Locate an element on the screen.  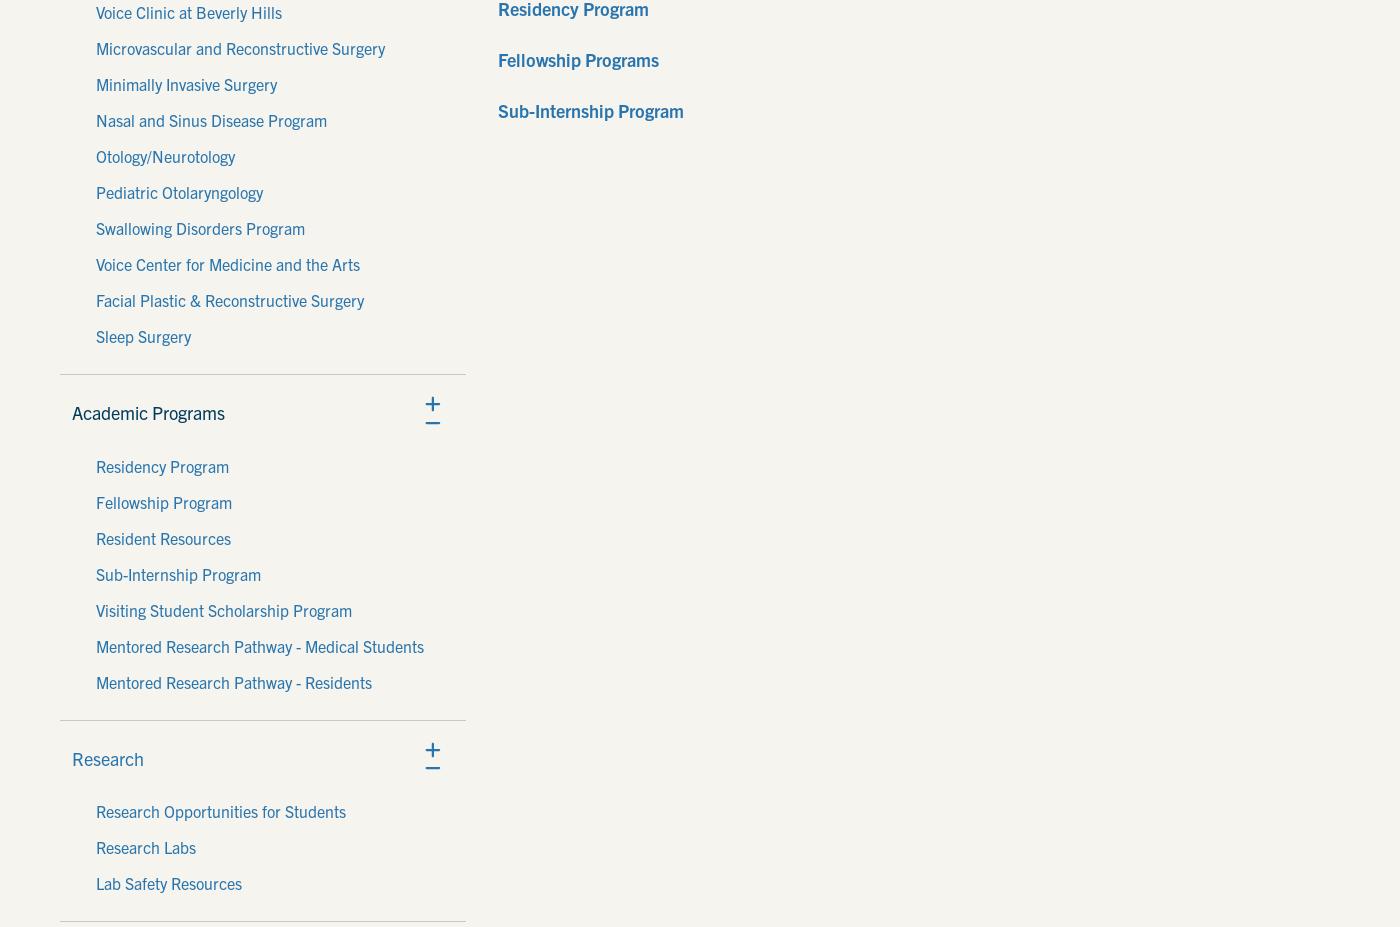
'Voice Clinic at Beverly Hills' is located at coordinates (189, 10).